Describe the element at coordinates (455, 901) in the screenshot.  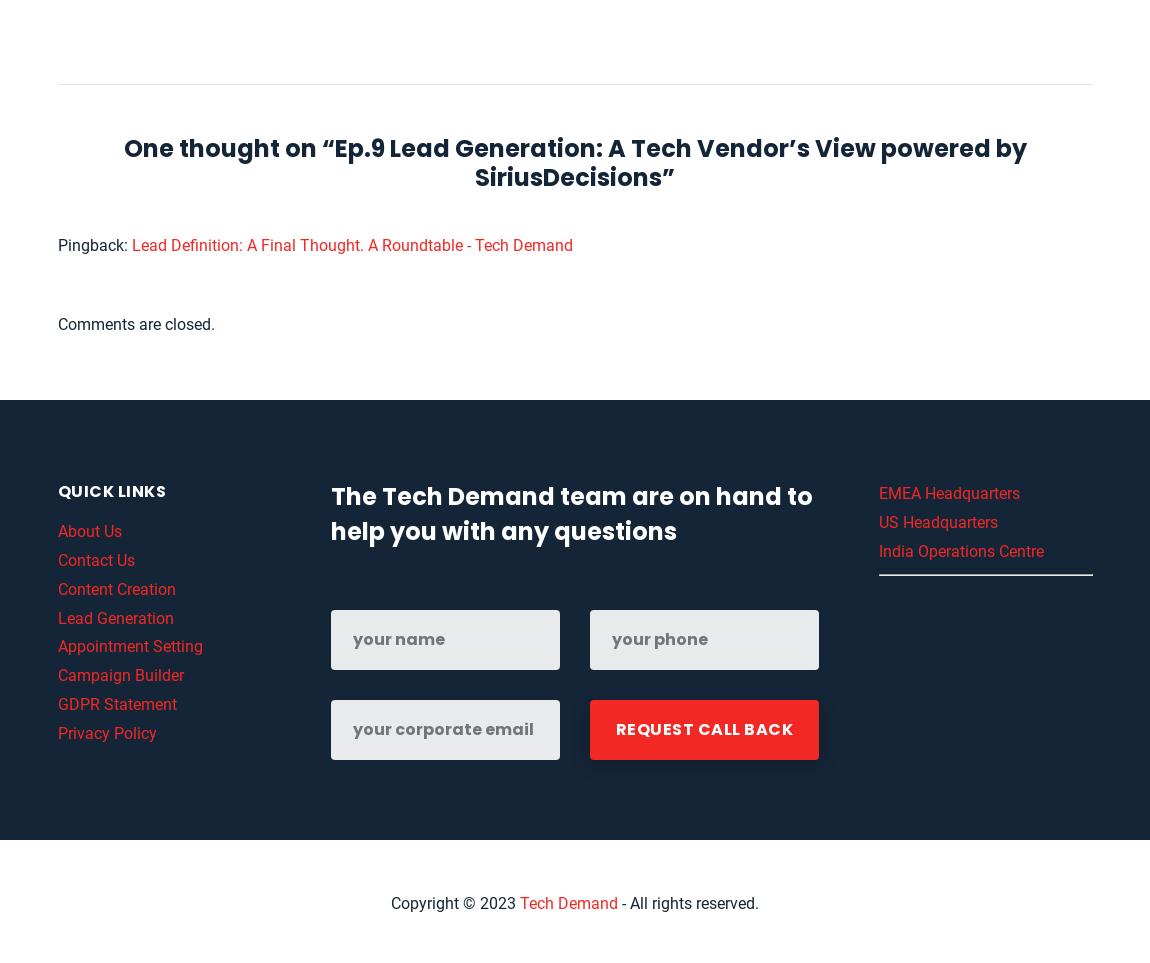
I see `'Copyright © 2023'` at that location.